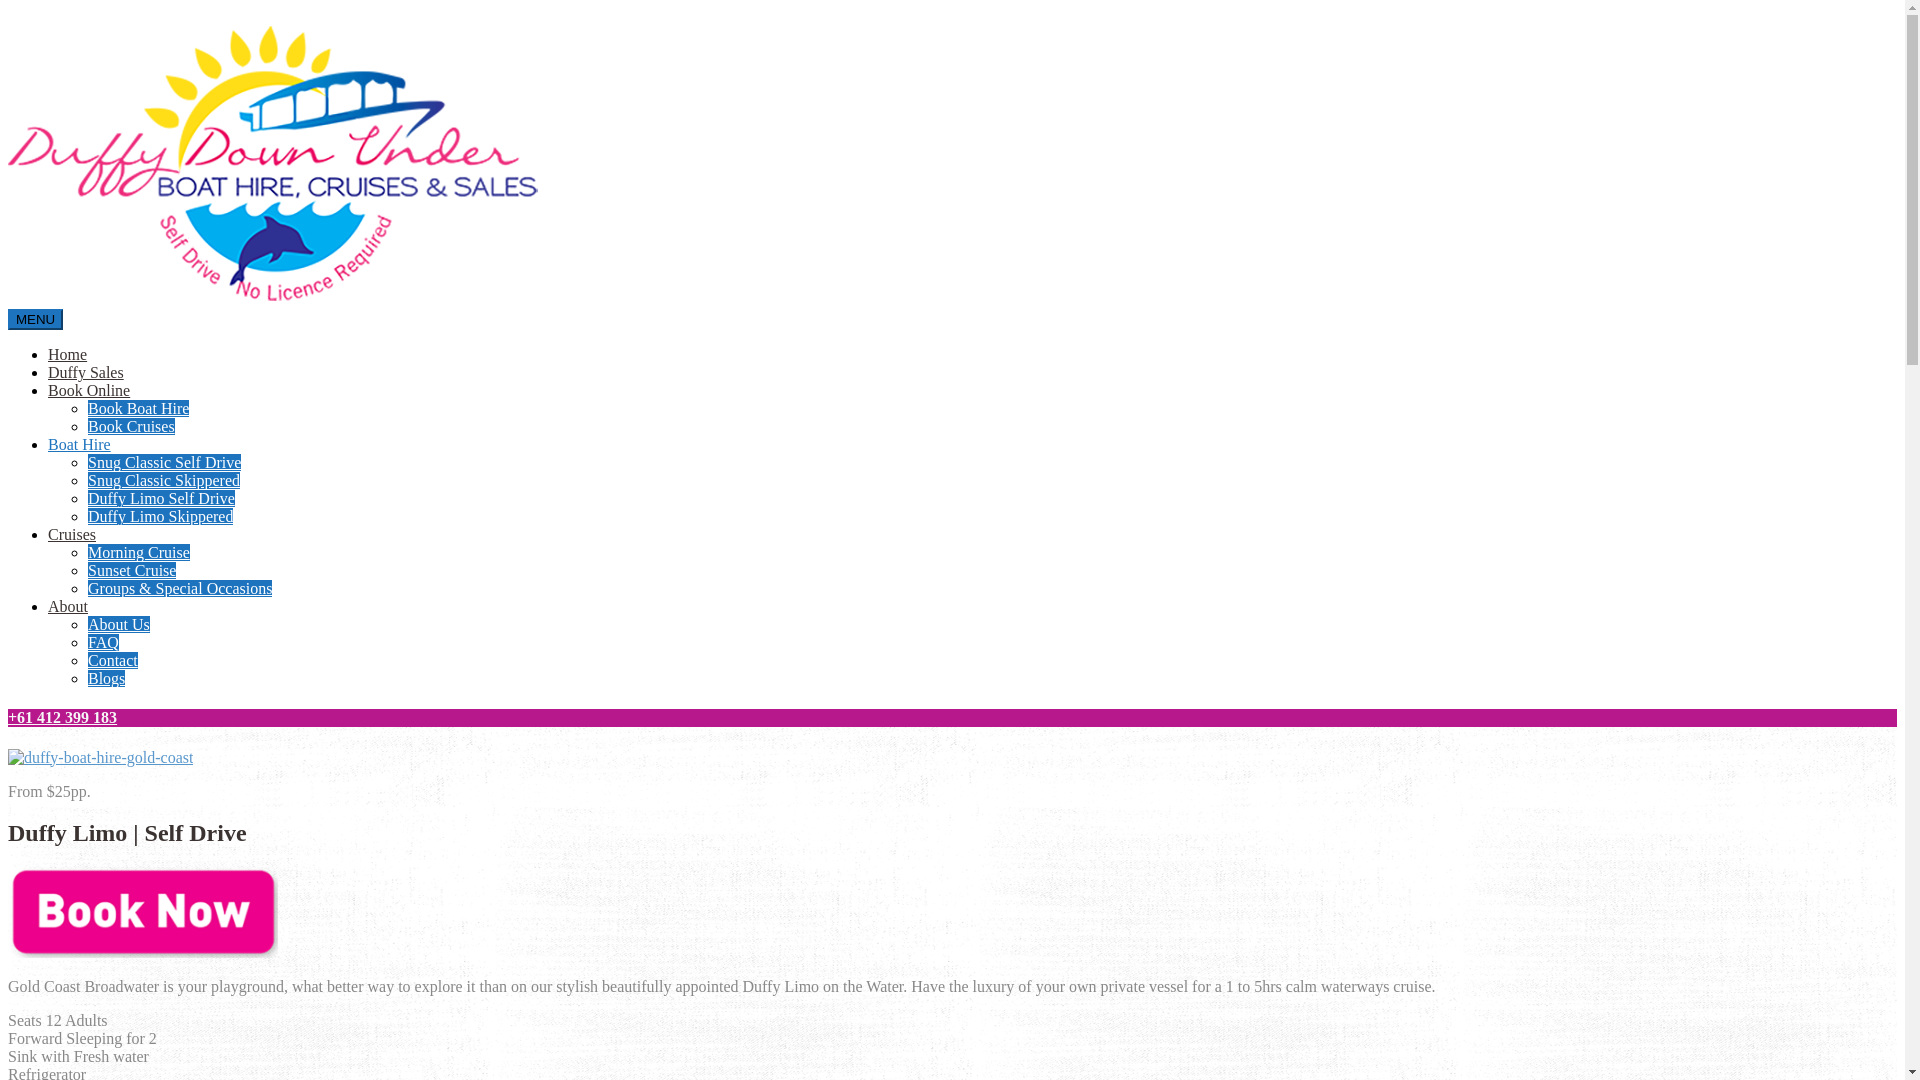  I want to click on 'Groups & Special Occasions', so click(86, 587).